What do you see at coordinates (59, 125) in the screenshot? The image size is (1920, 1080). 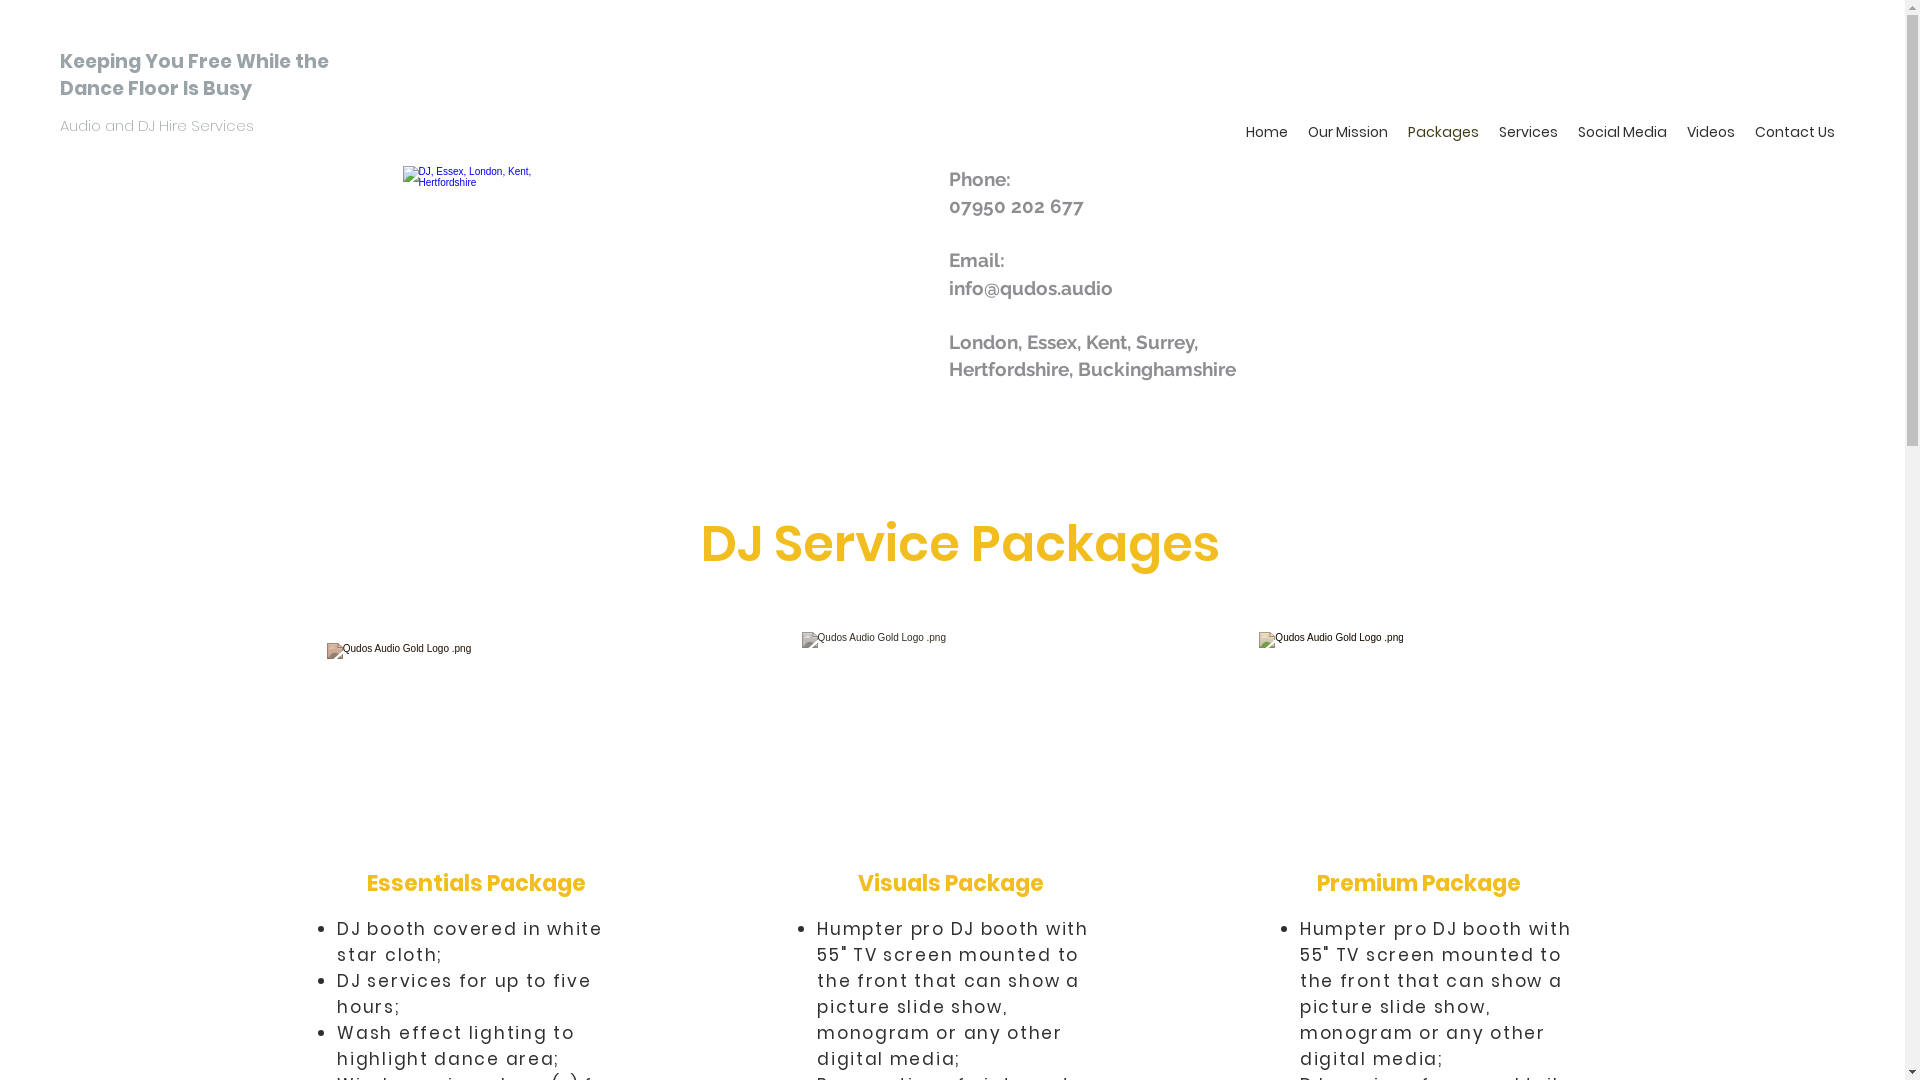 I see `'Audio and DJ Hire Services '` at bounding box center [59, 125].